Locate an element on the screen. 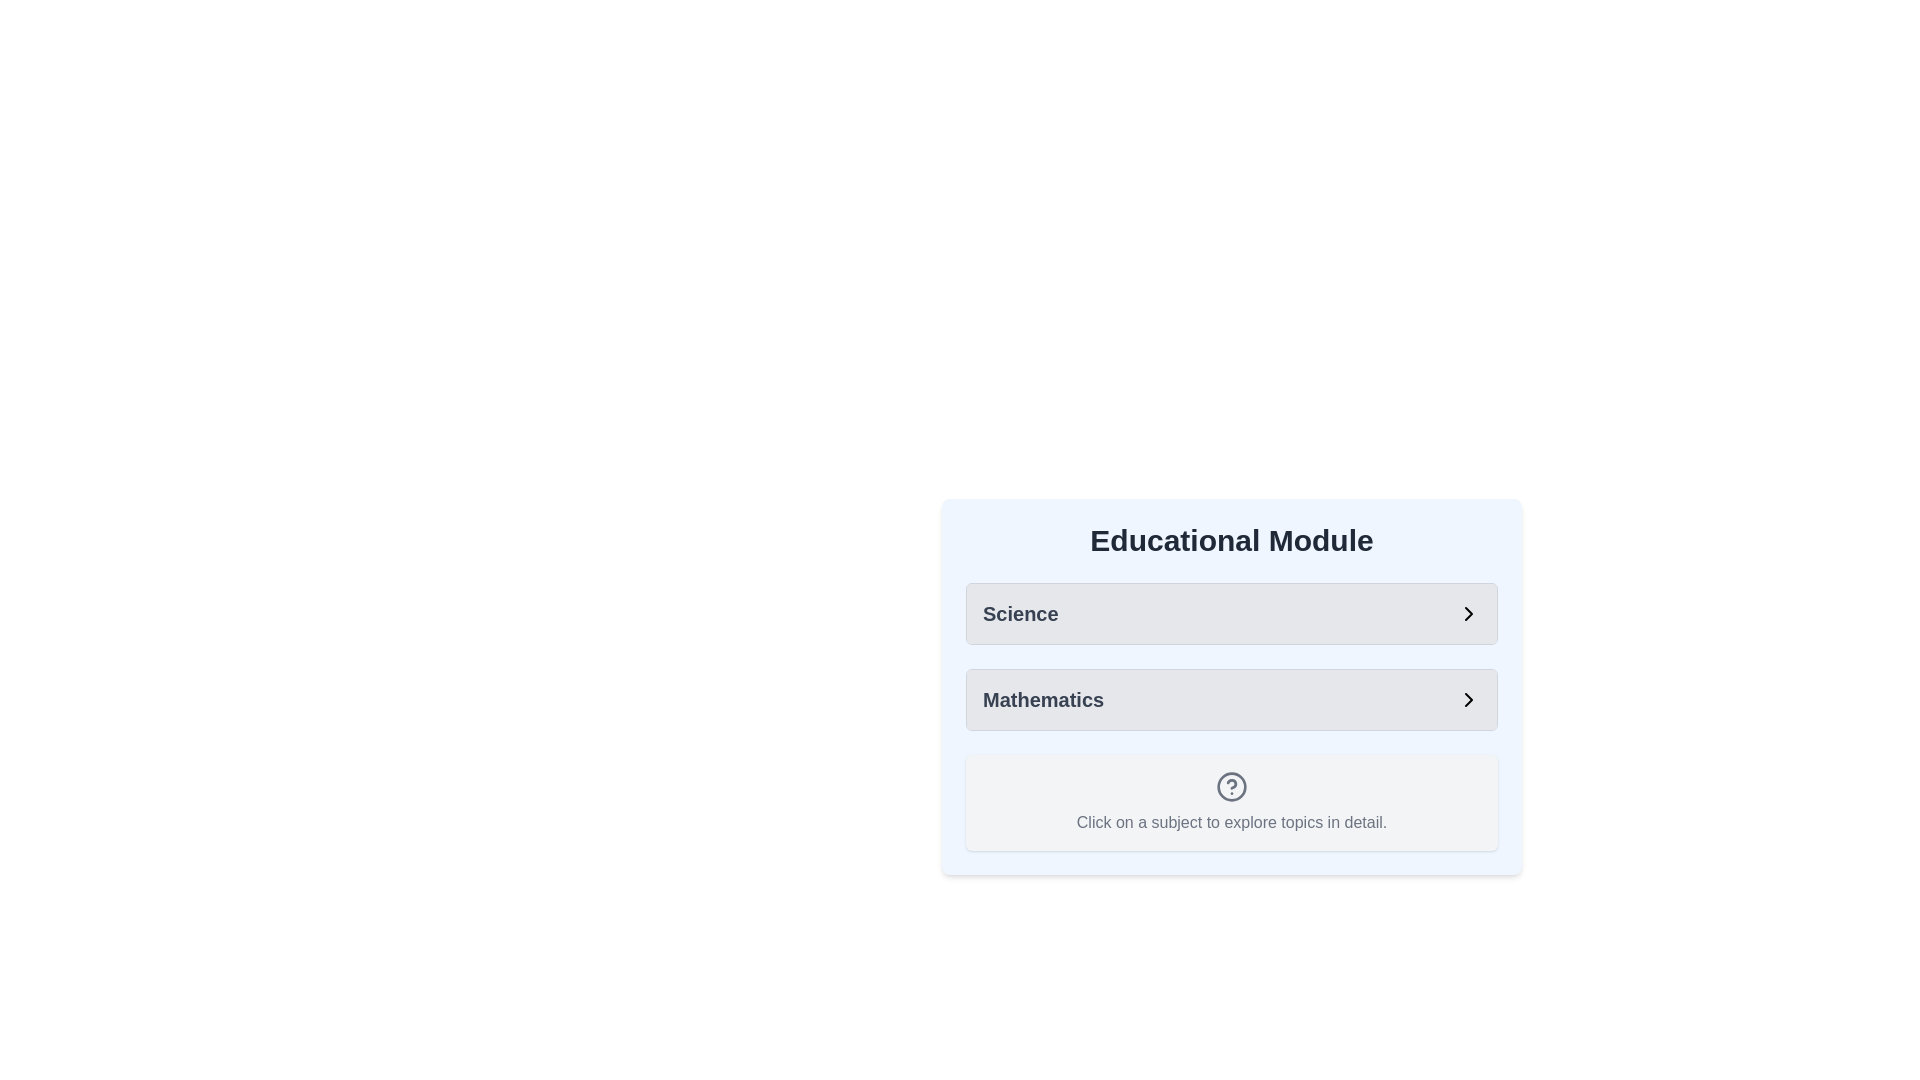 This screenshot has height=1080, width=1920. the static text label displaying 'Mathematics', which is located below the 'Science' label in the educational topics row is located at coordinates (1042, 698).